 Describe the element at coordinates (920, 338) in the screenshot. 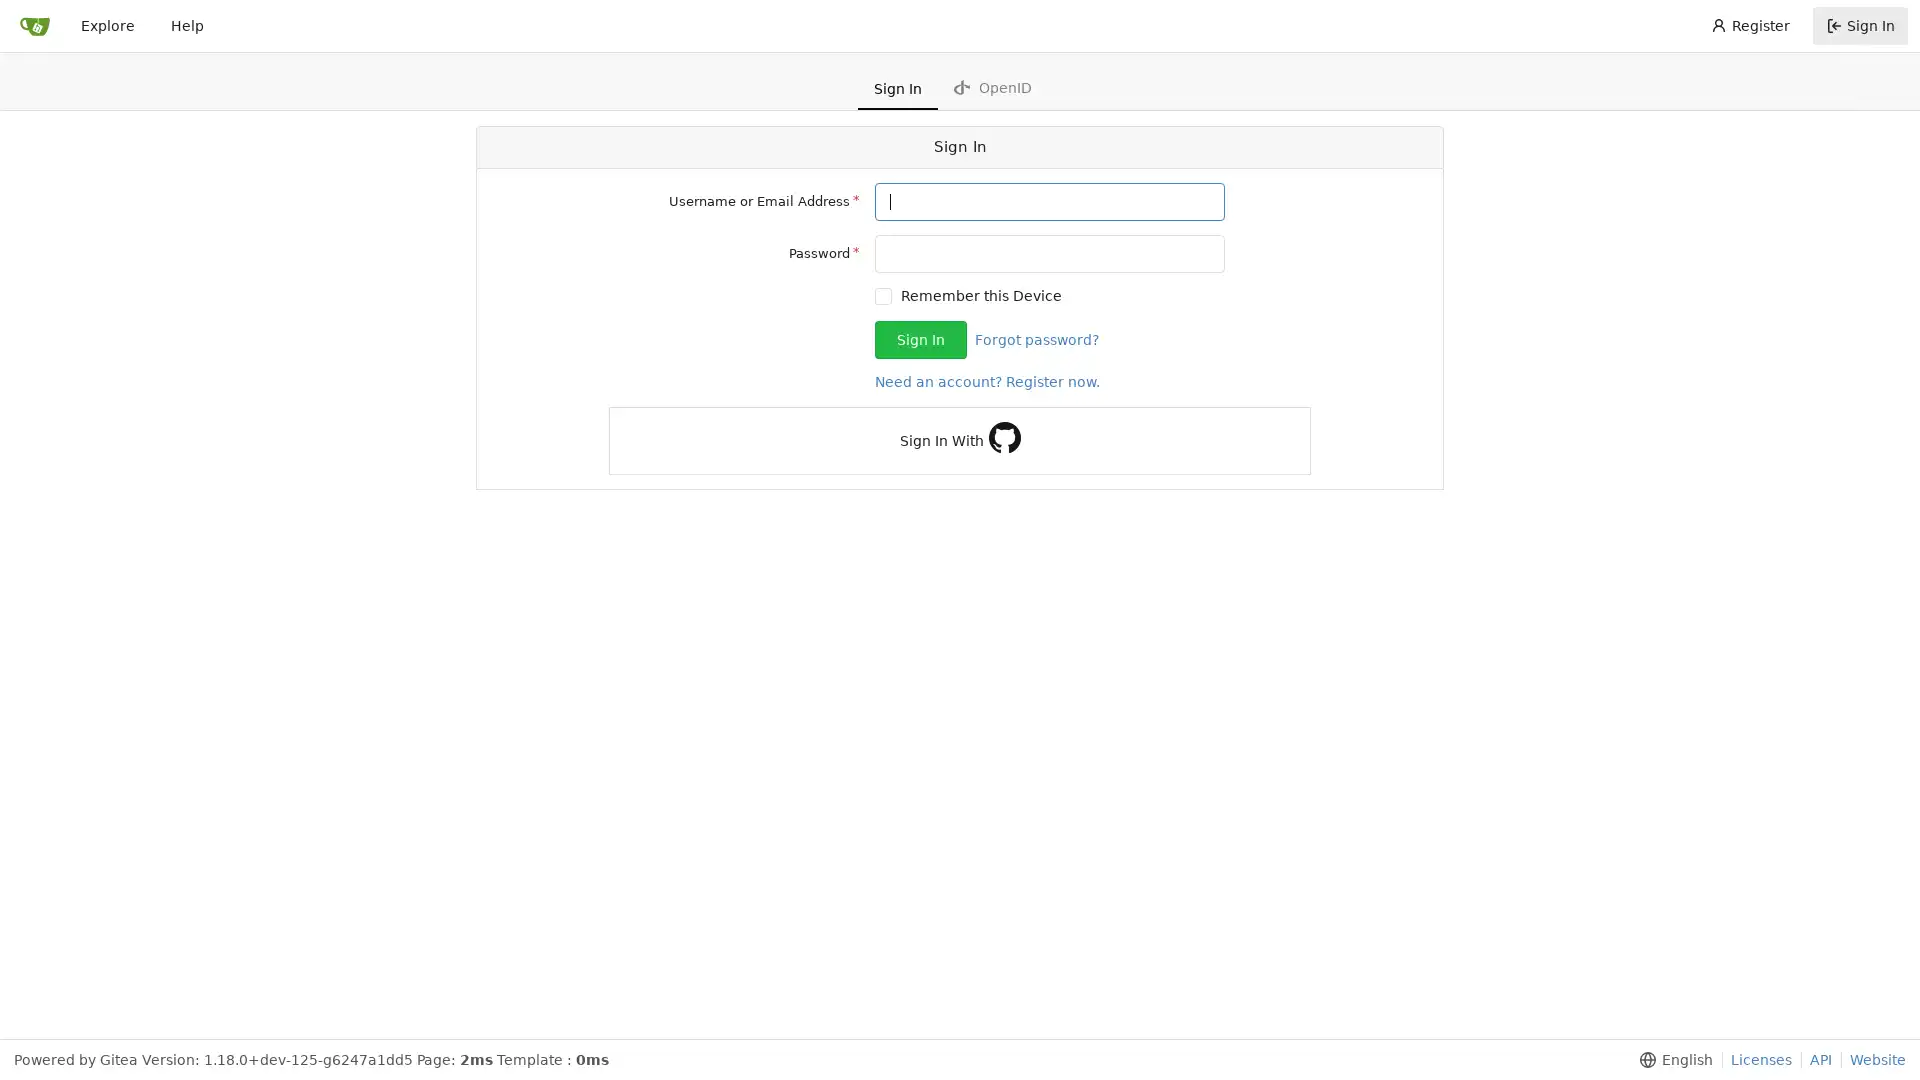

I see `Sign In` at that location.